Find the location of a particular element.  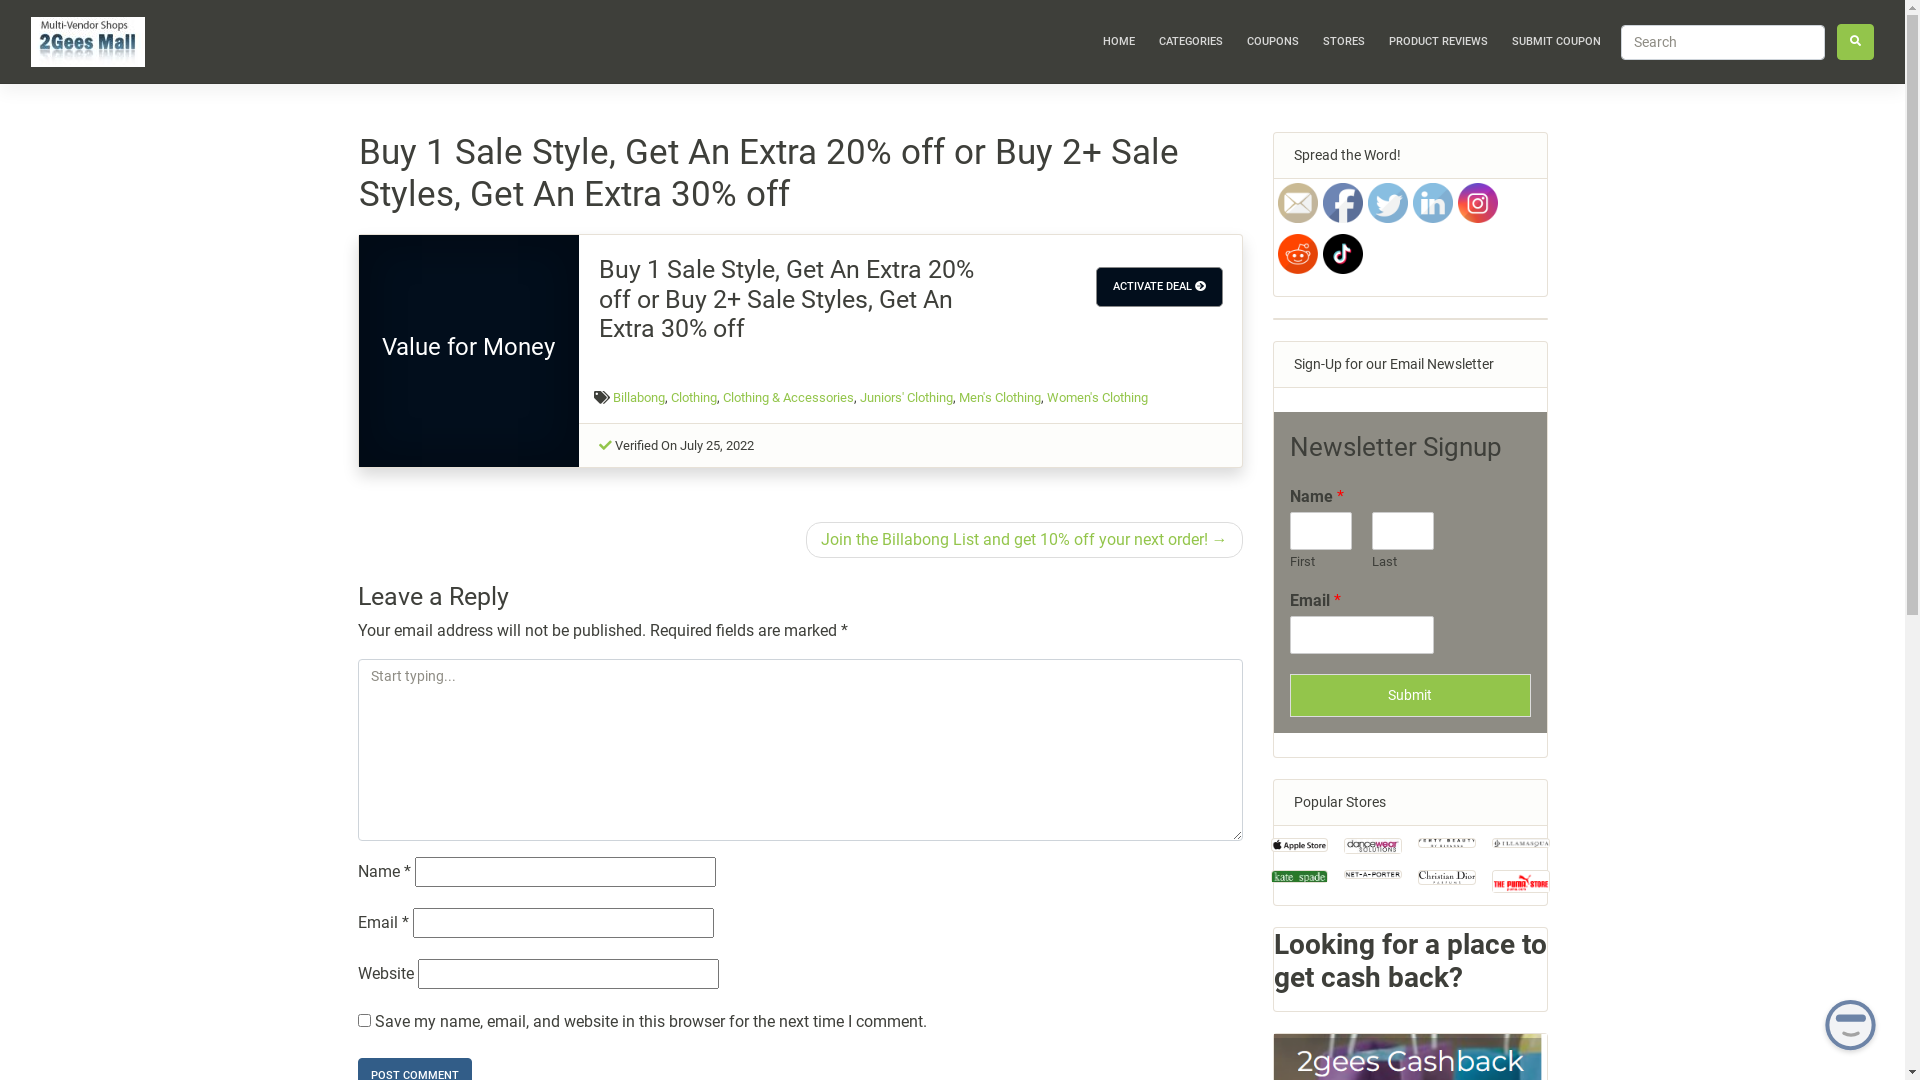

'Billabong' is located at coordinates (637, 397).